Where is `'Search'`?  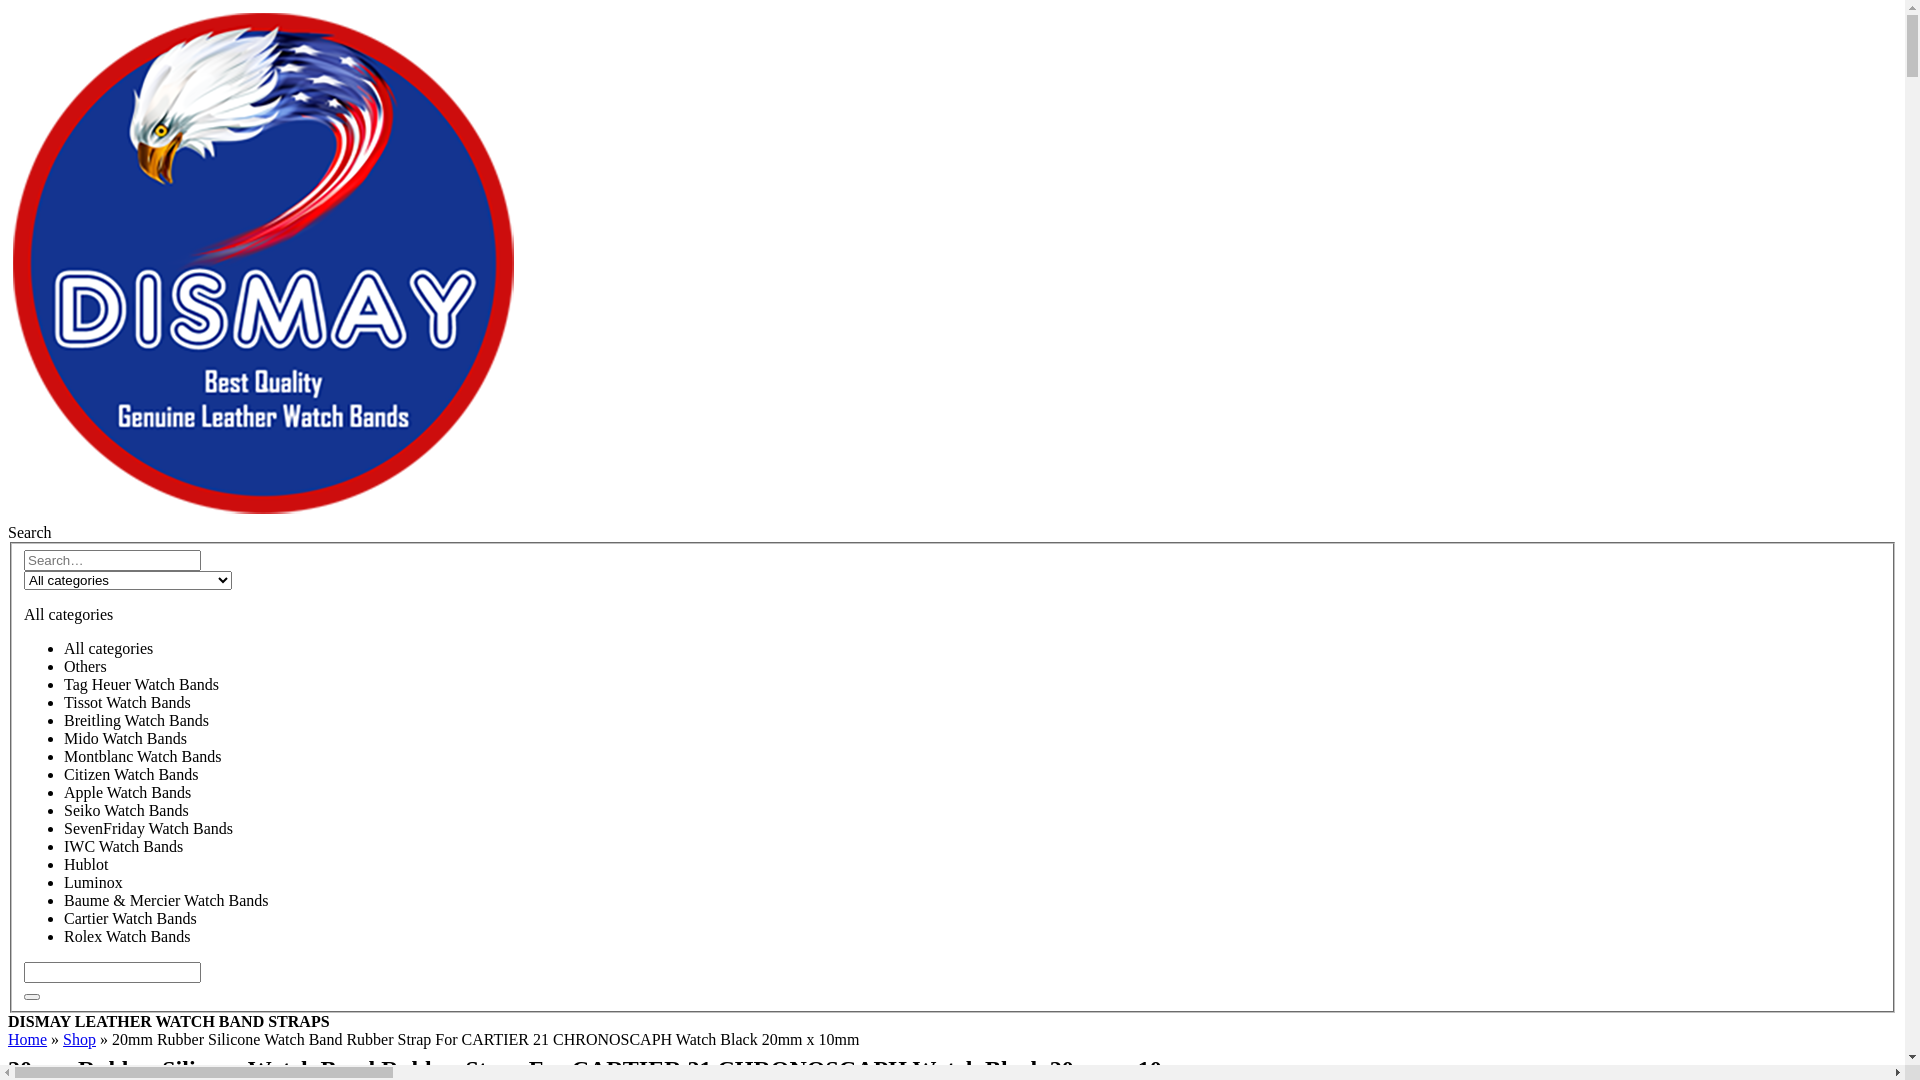 'Search' is located at coordinates (29, 531).